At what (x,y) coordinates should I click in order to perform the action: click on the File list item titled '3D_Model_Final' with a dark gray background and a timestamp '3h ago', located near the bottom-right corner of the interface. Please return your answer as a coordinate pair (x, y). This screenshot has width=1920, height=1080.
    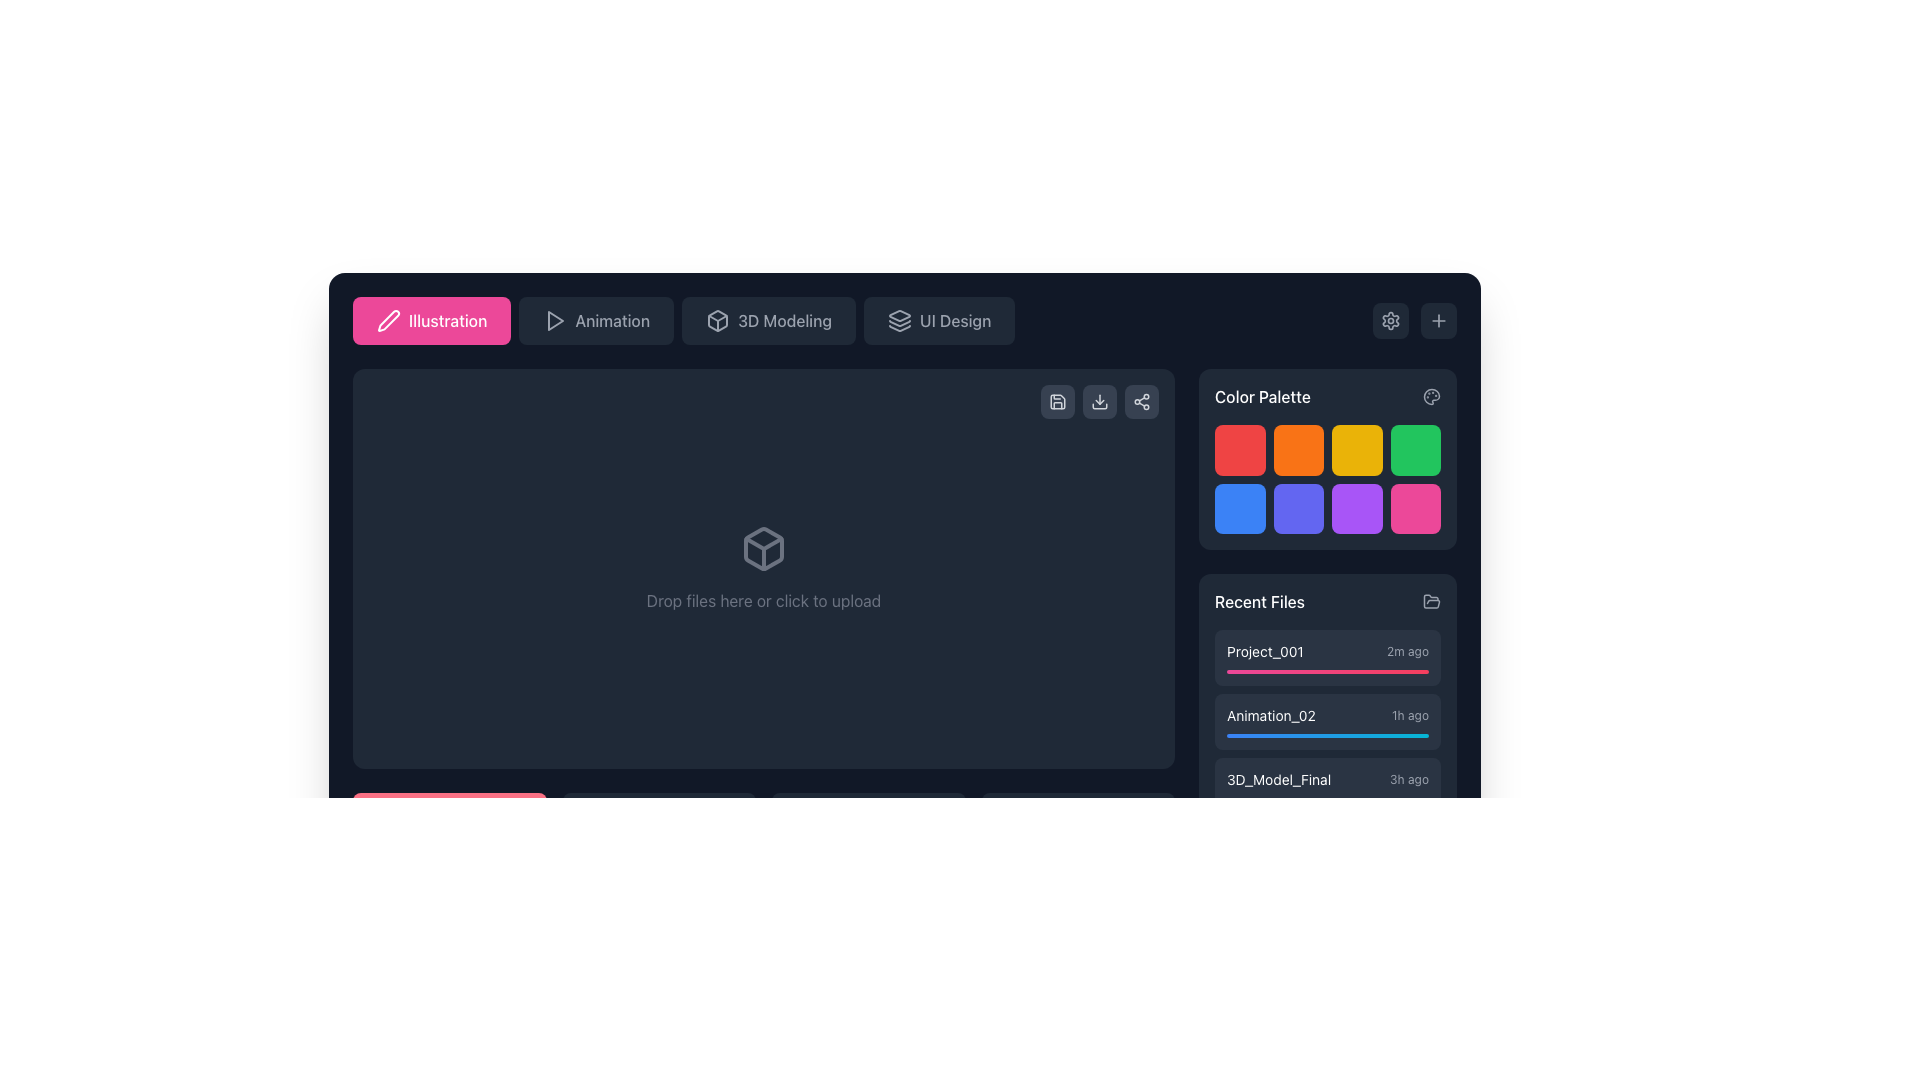
    Looking at the image, I should click on (1328, 785).